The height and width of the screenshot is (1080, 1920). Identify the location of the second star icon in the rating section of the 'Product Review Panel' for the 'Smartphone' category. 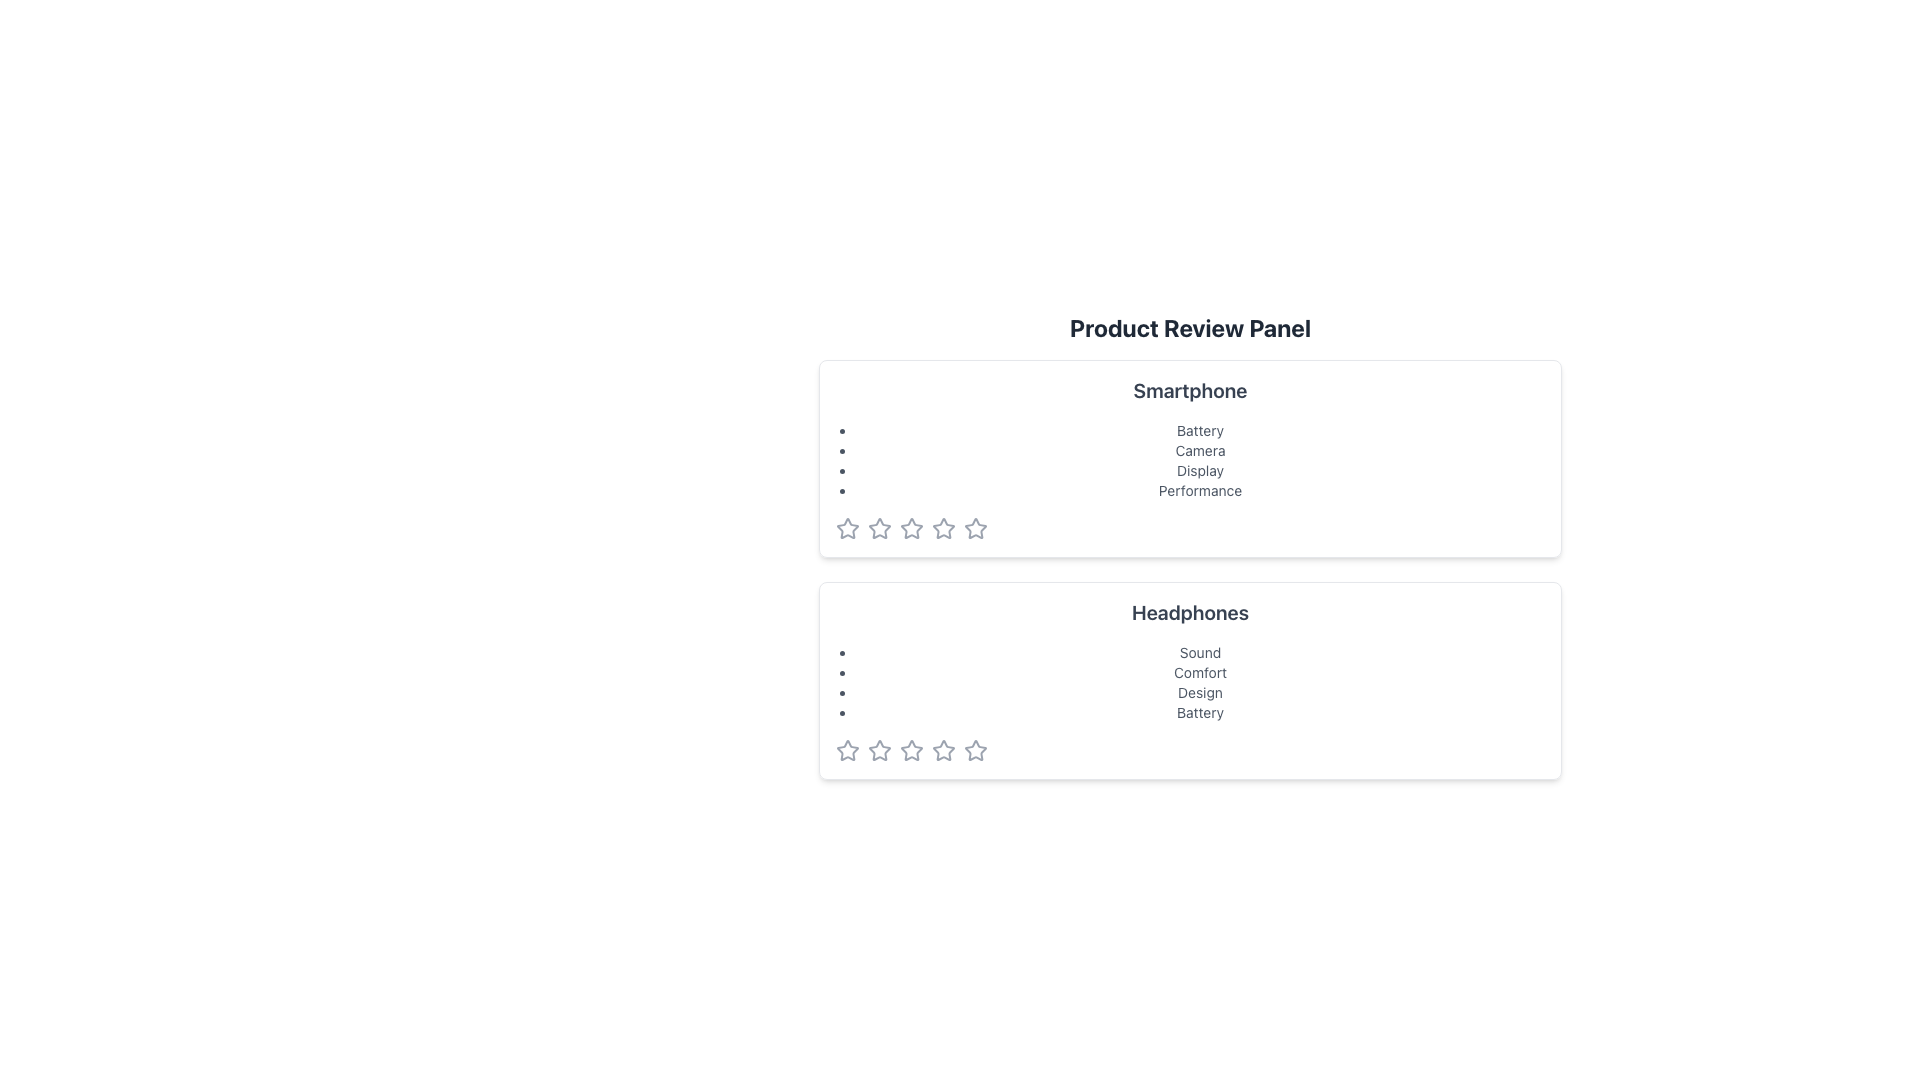
(943, 527).